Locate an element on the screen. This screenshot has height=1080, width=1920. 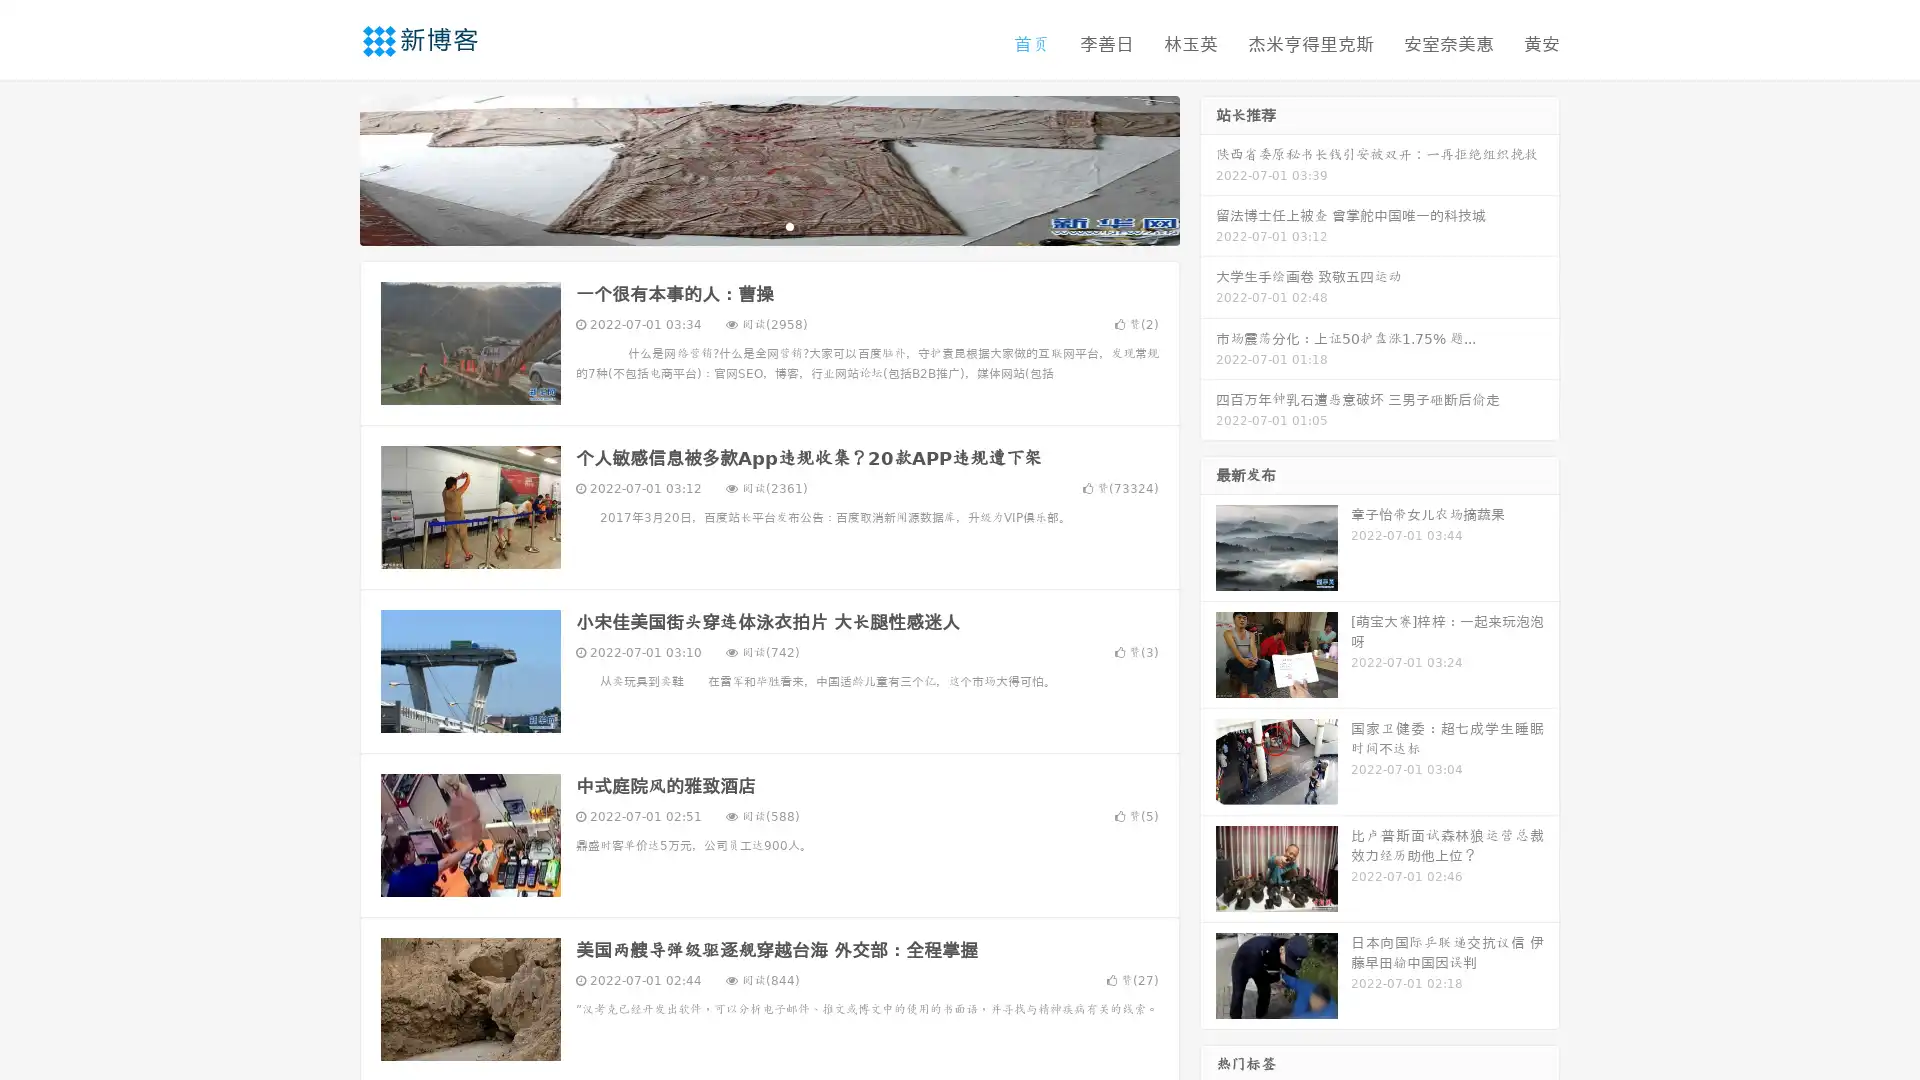
Previous slide is located at coordinates (330, 168).